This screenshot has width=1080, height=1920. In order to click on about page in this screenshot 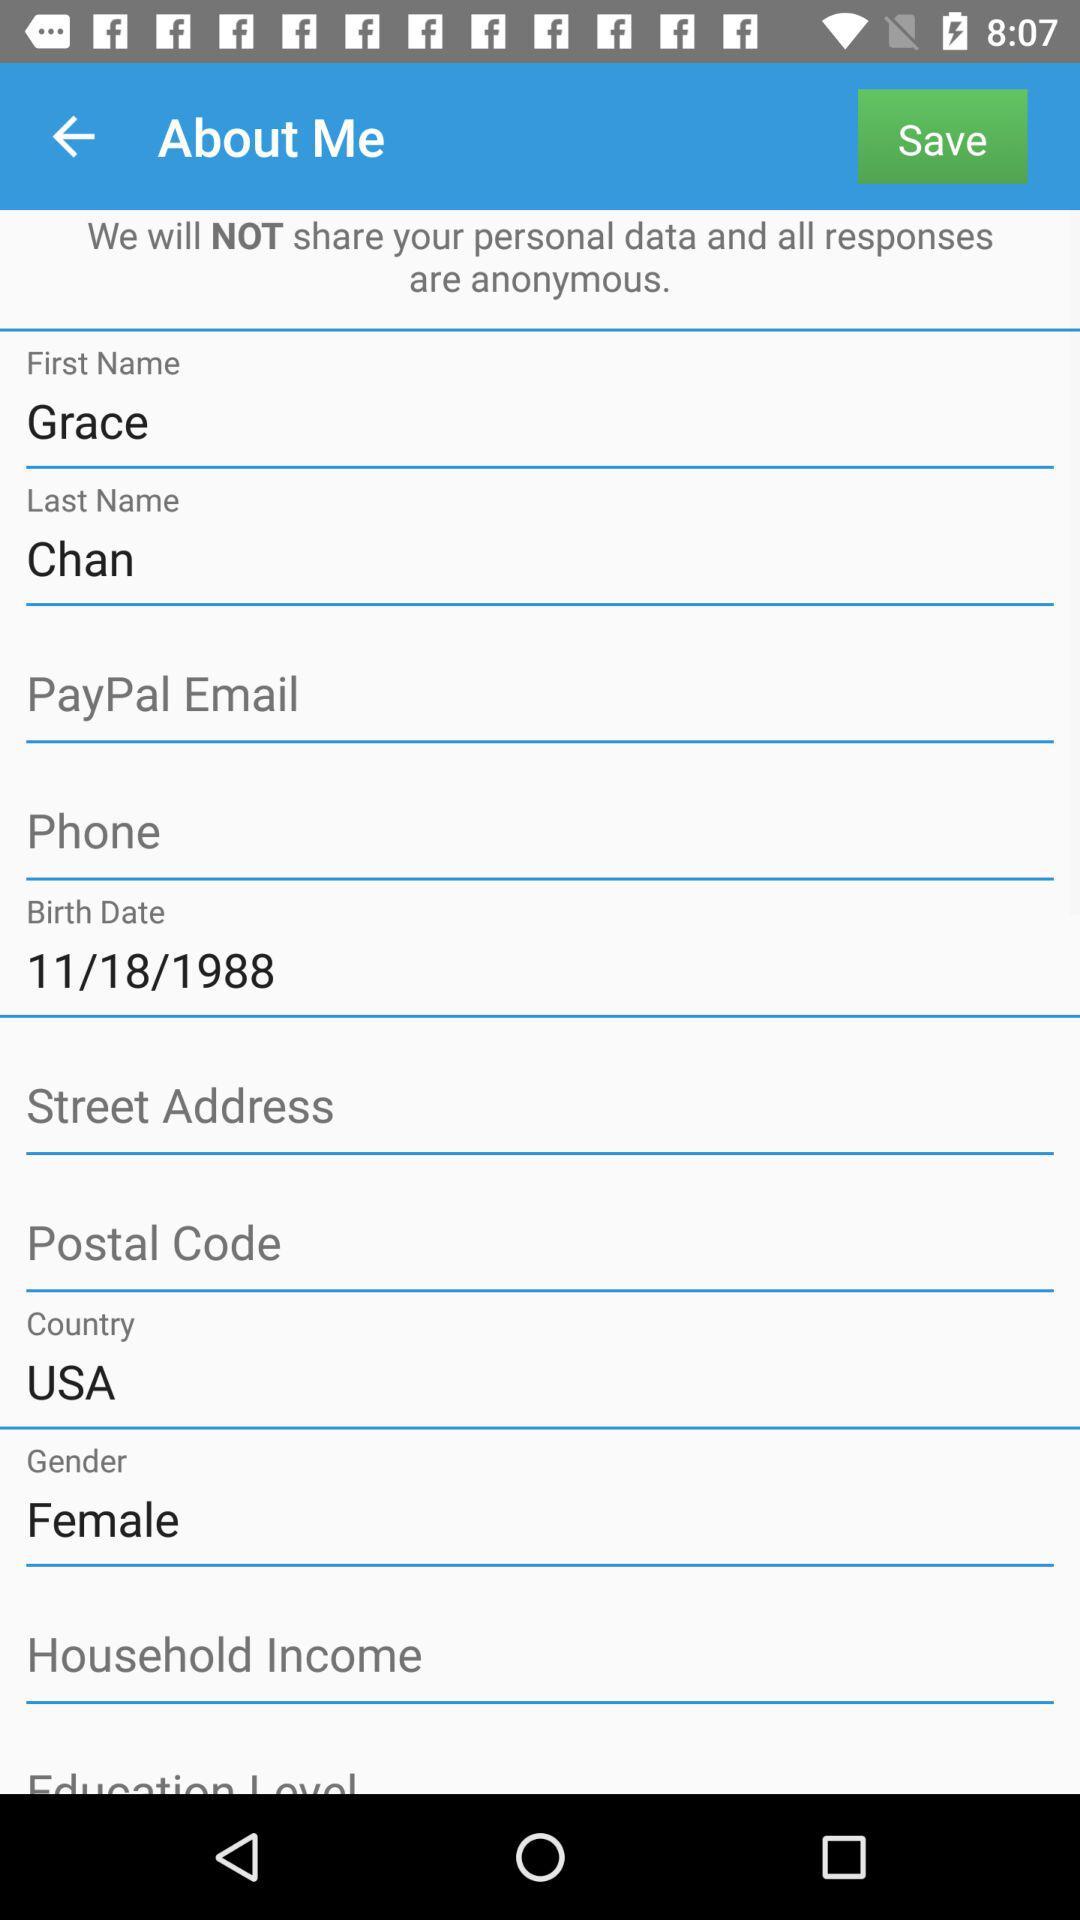, I will do `click(540, 694)`.